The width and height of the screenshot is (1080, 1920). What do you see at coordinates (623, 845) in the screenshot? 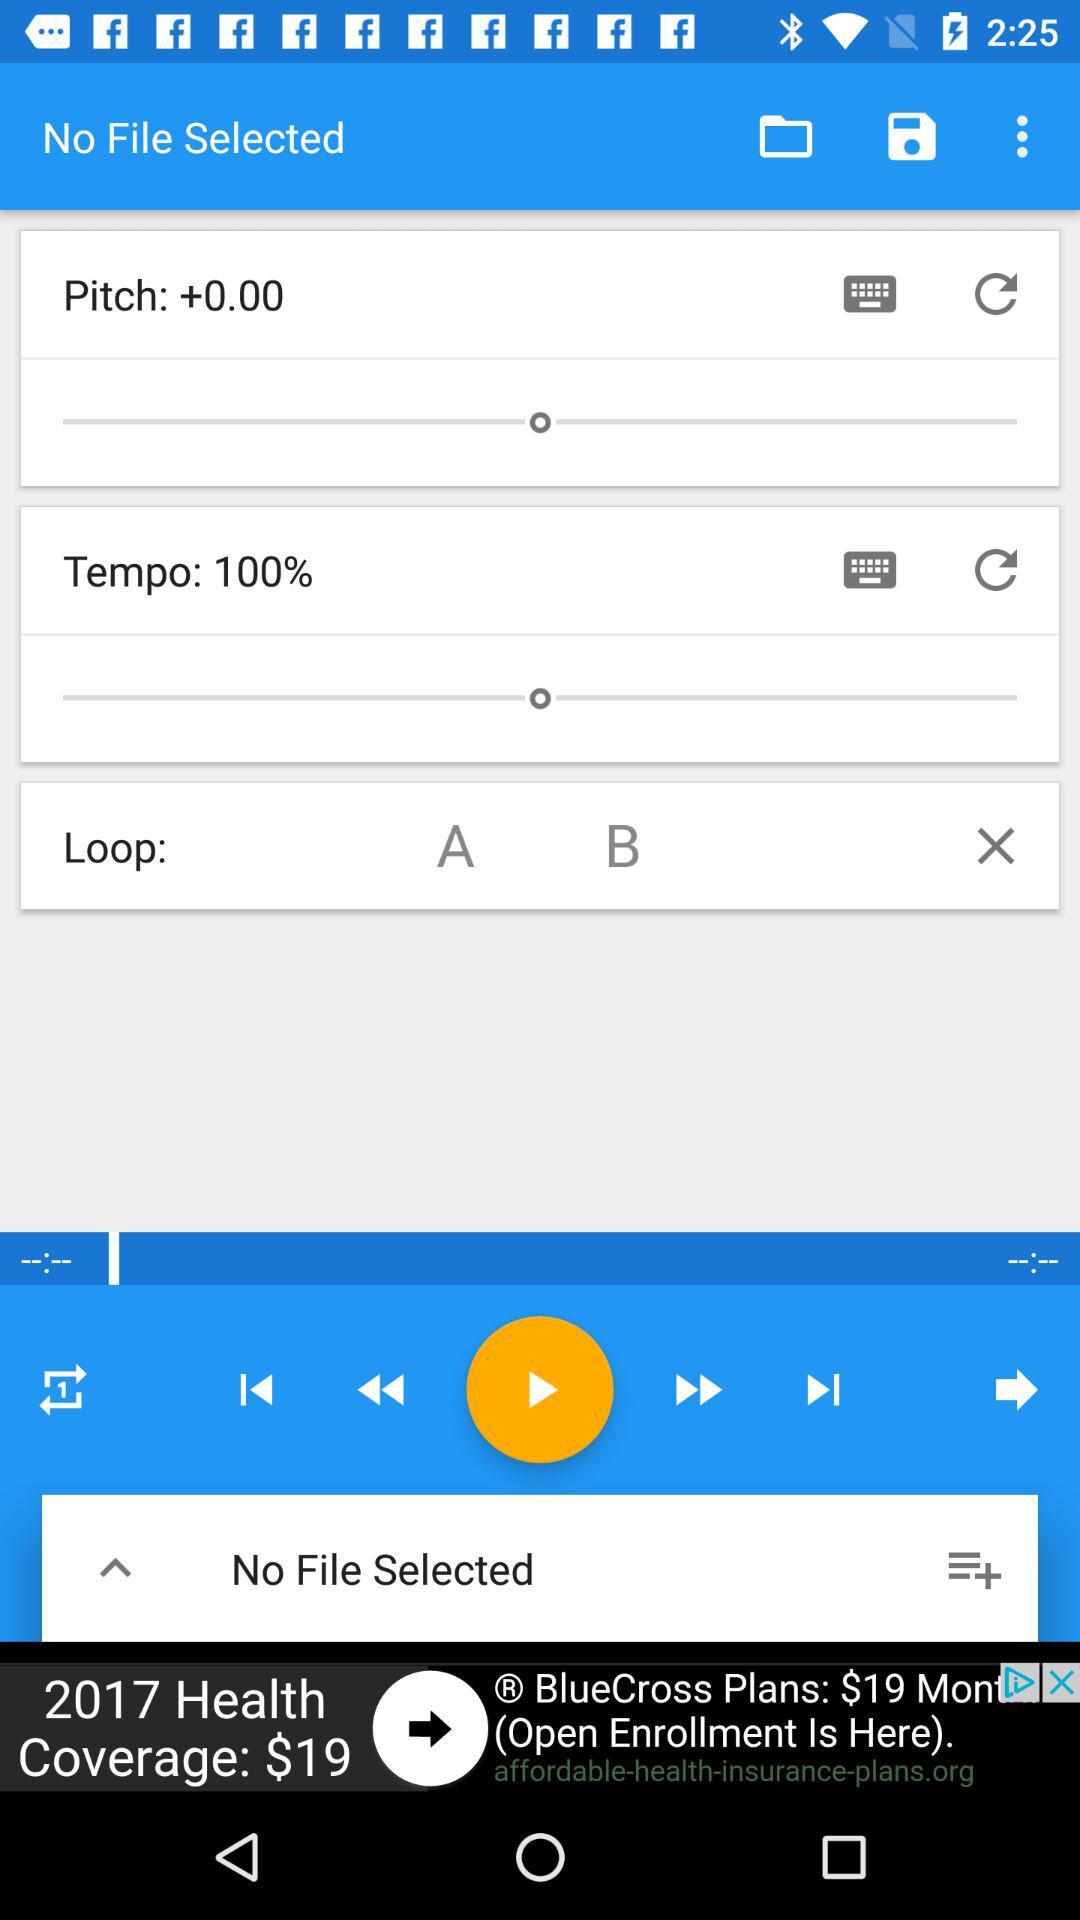
I see `plays second track` at bounding box center [623, 845].